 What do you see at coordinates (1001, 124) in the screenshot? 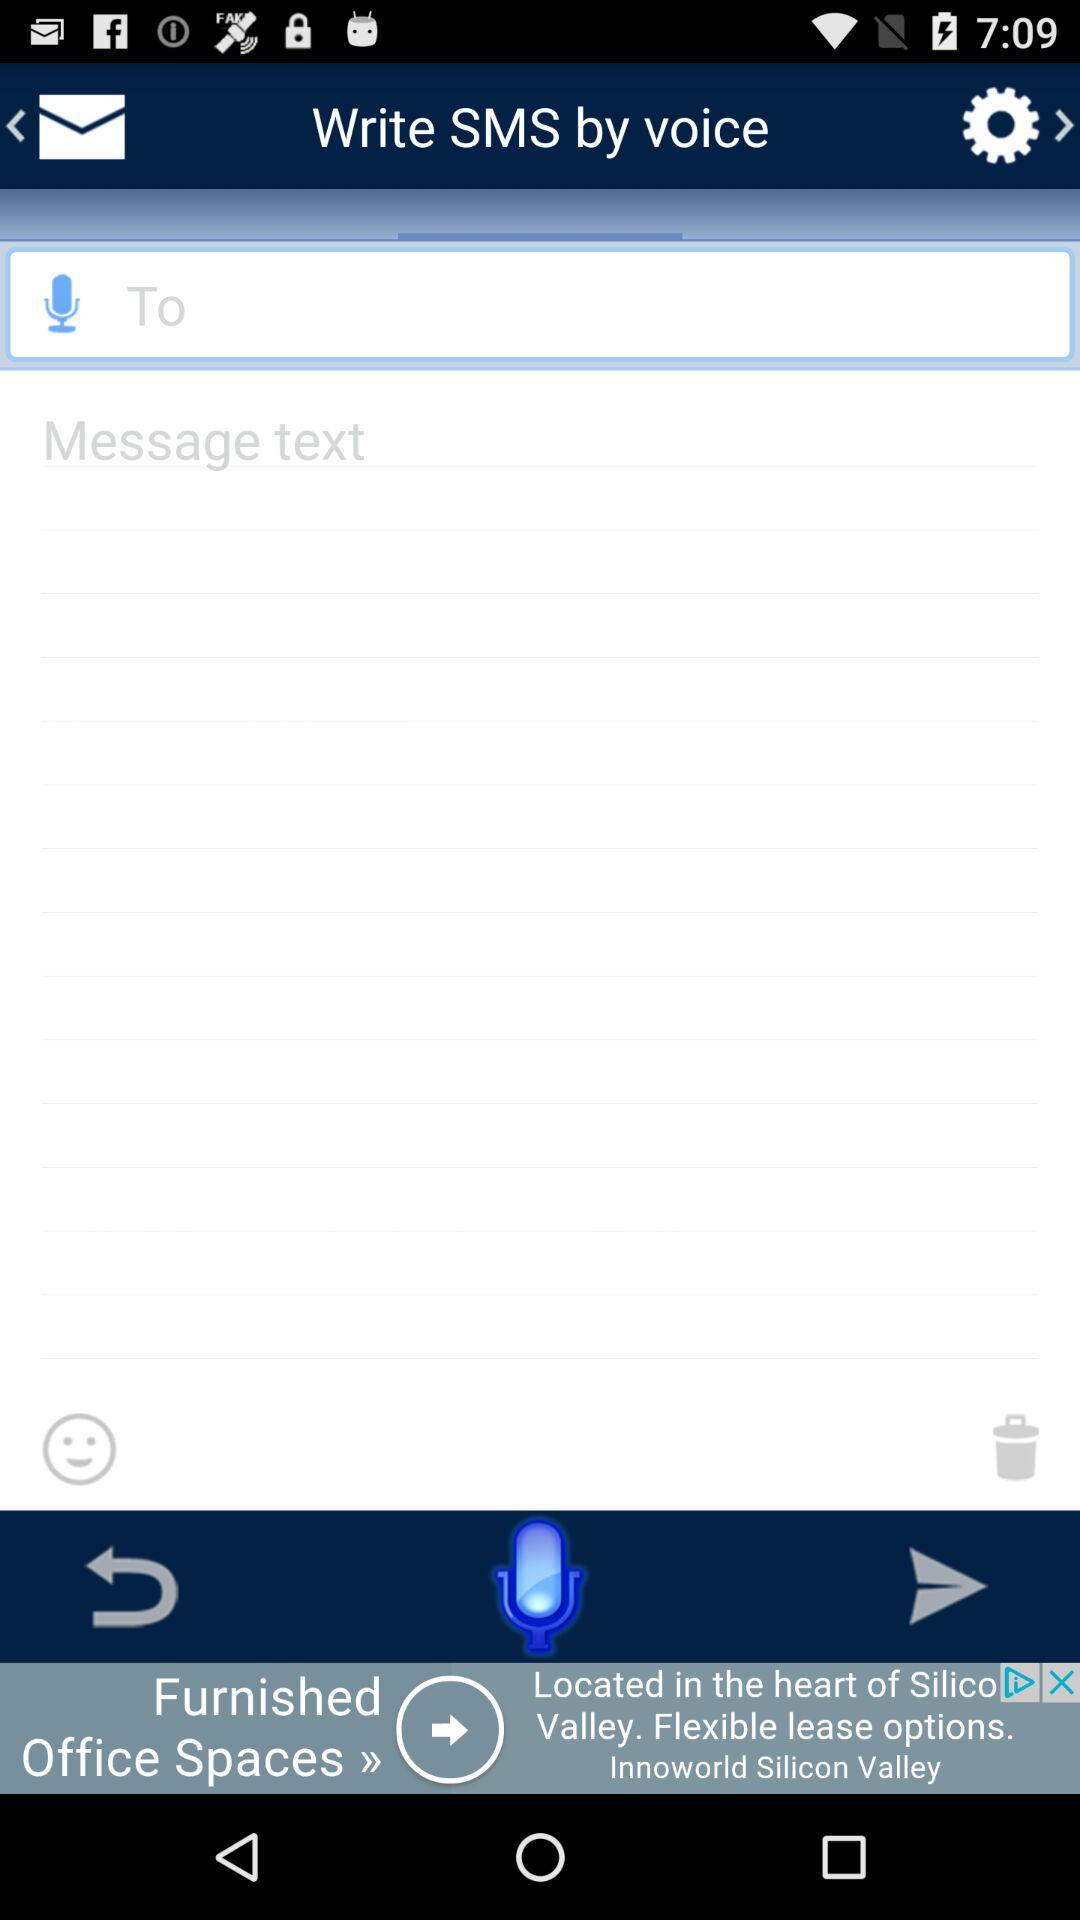
I see `settings` at bounding box center [1001, 124].